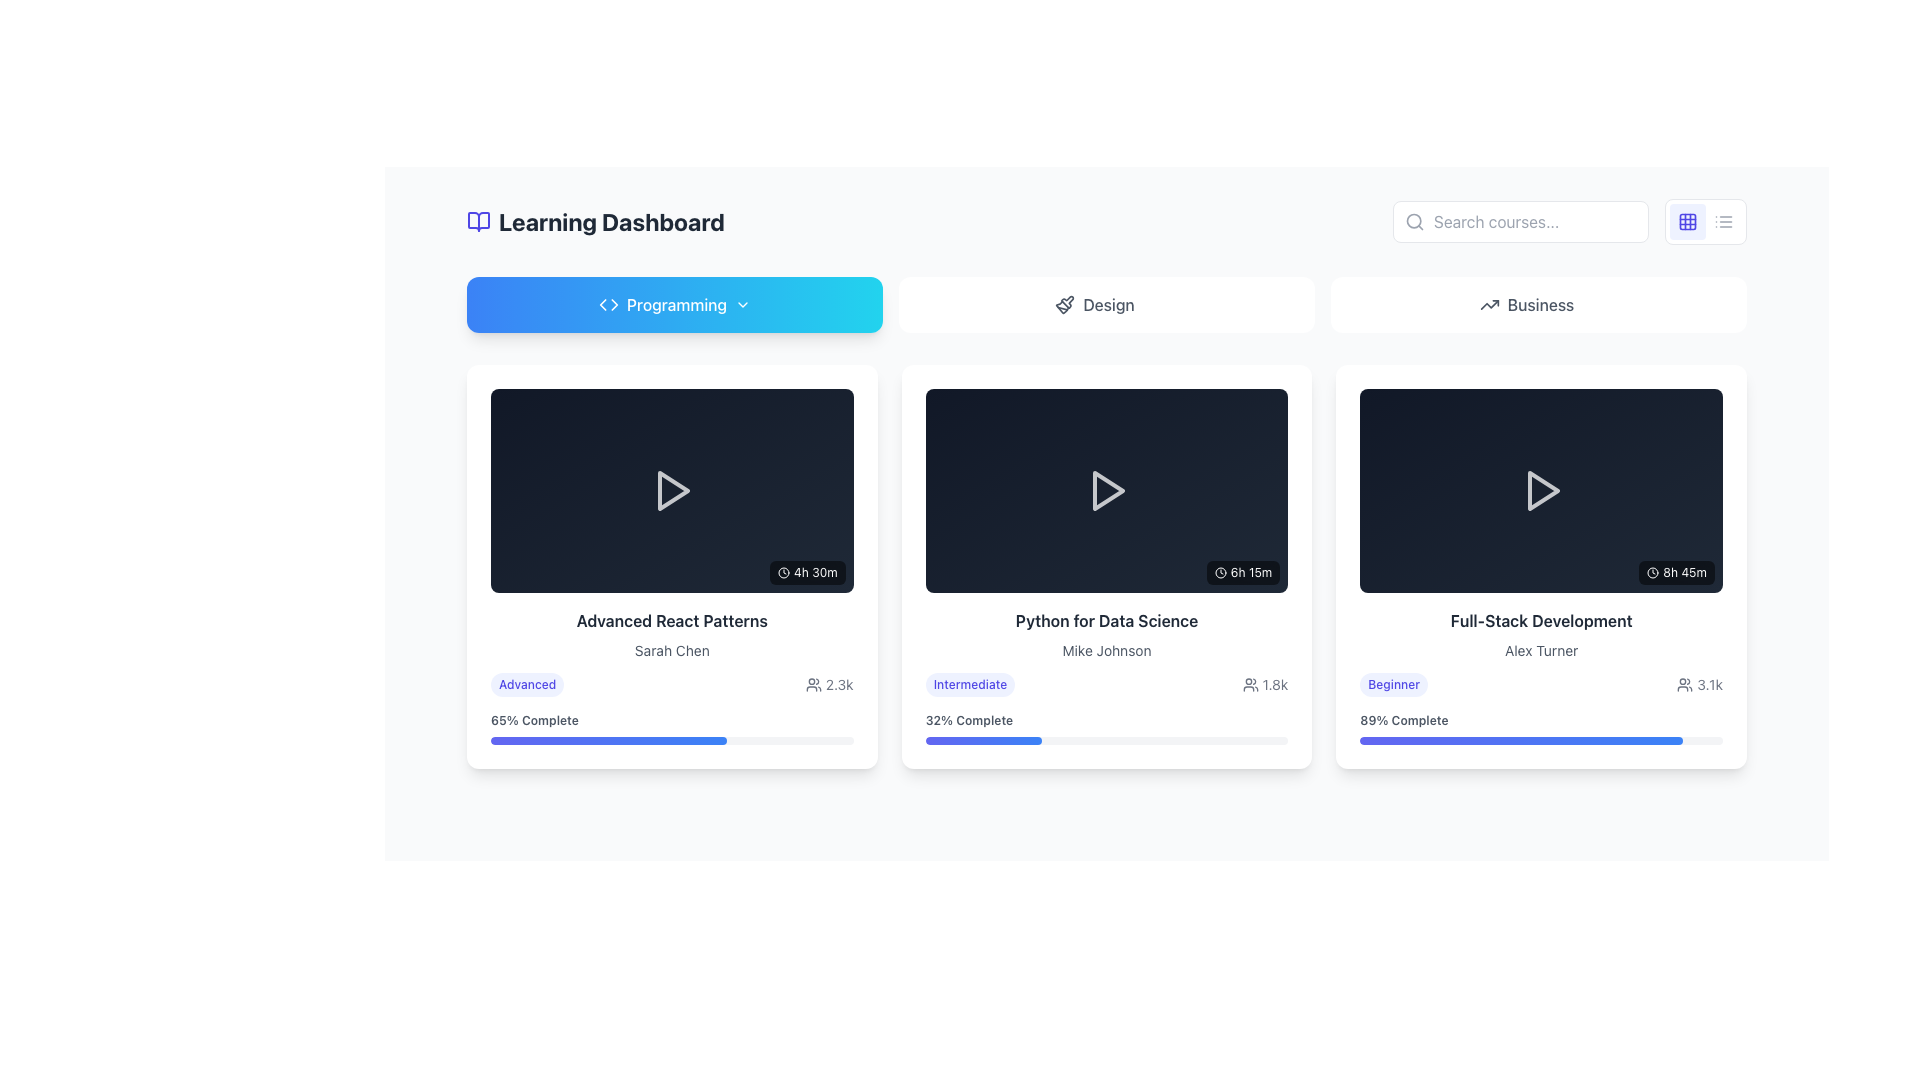  Describe the element at coordinates (969, 721) in the screenshot. I see `the text label indicating the completion percentage of the 'Python for Data Science' course, located above the blue progress bar` at that location.